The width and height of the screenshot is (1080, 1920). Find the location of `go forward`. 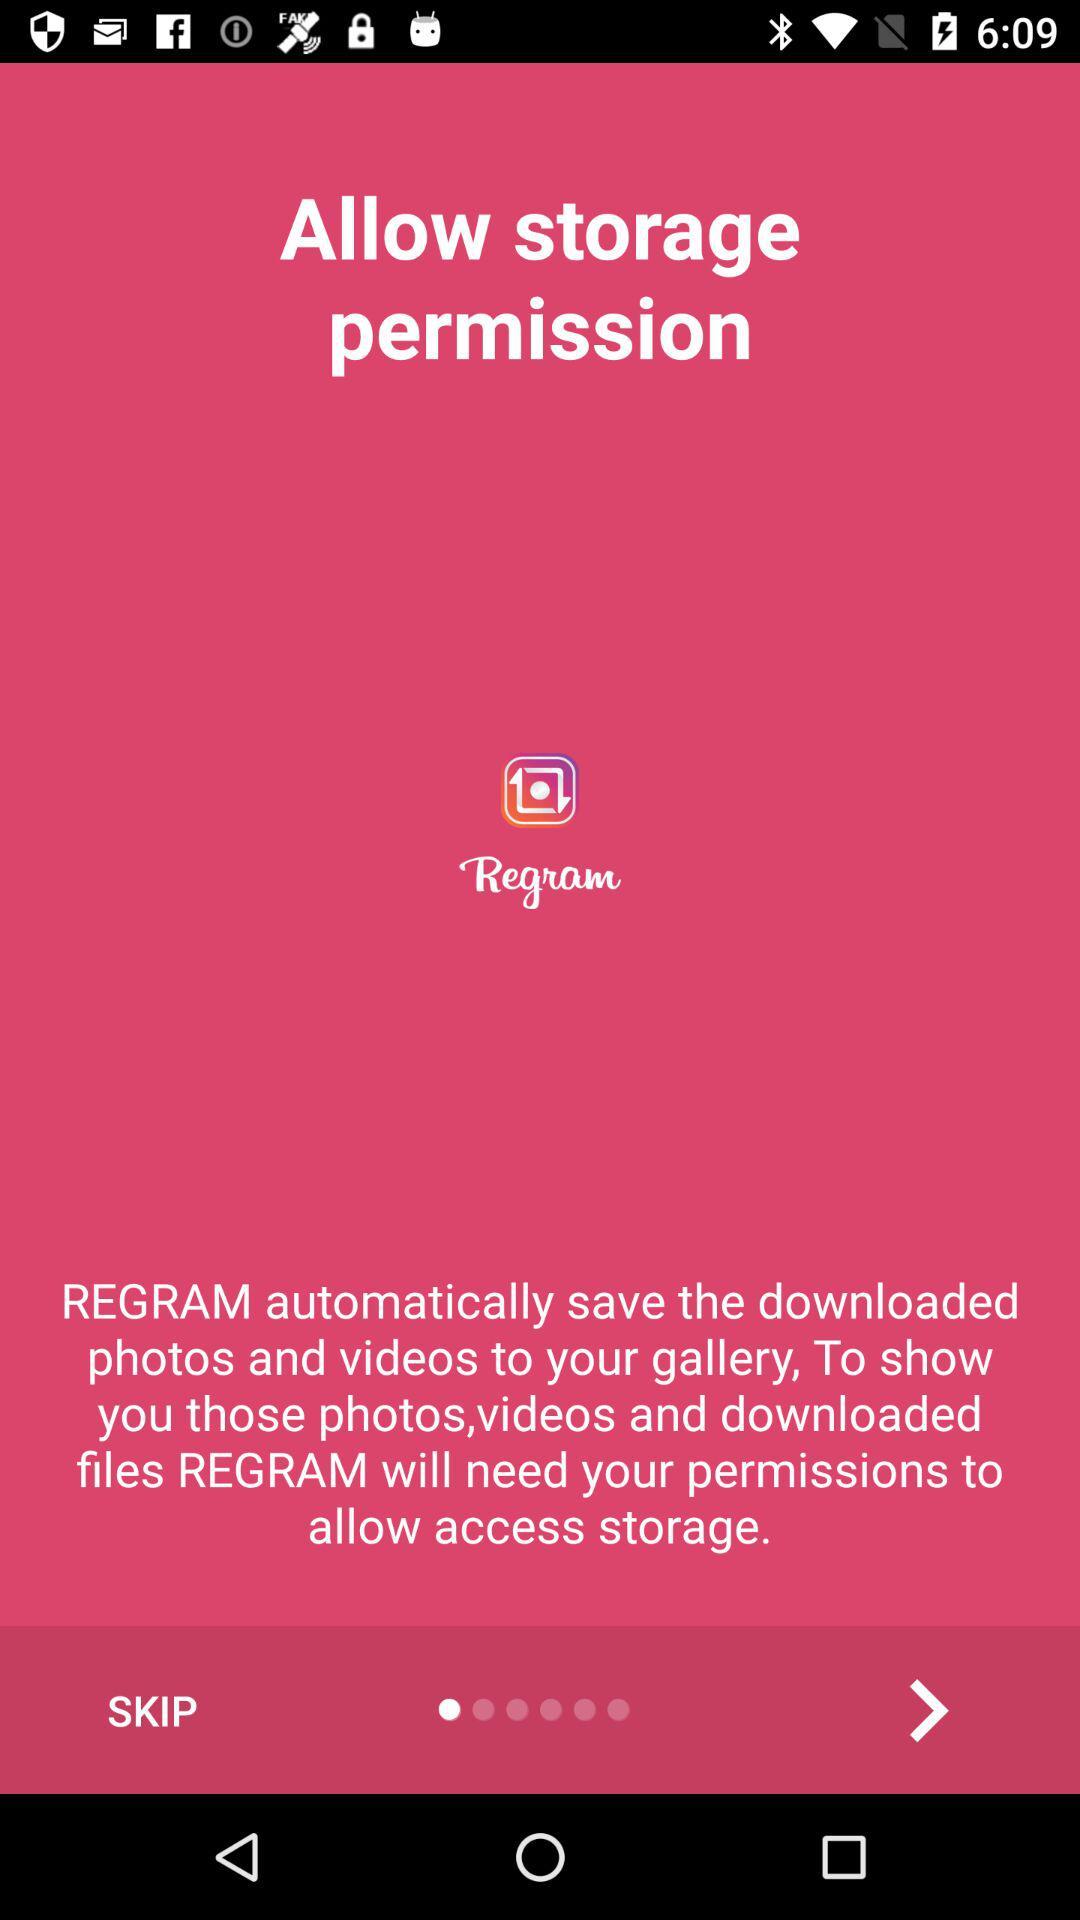

go forward is located at coordinates (927, 1709).